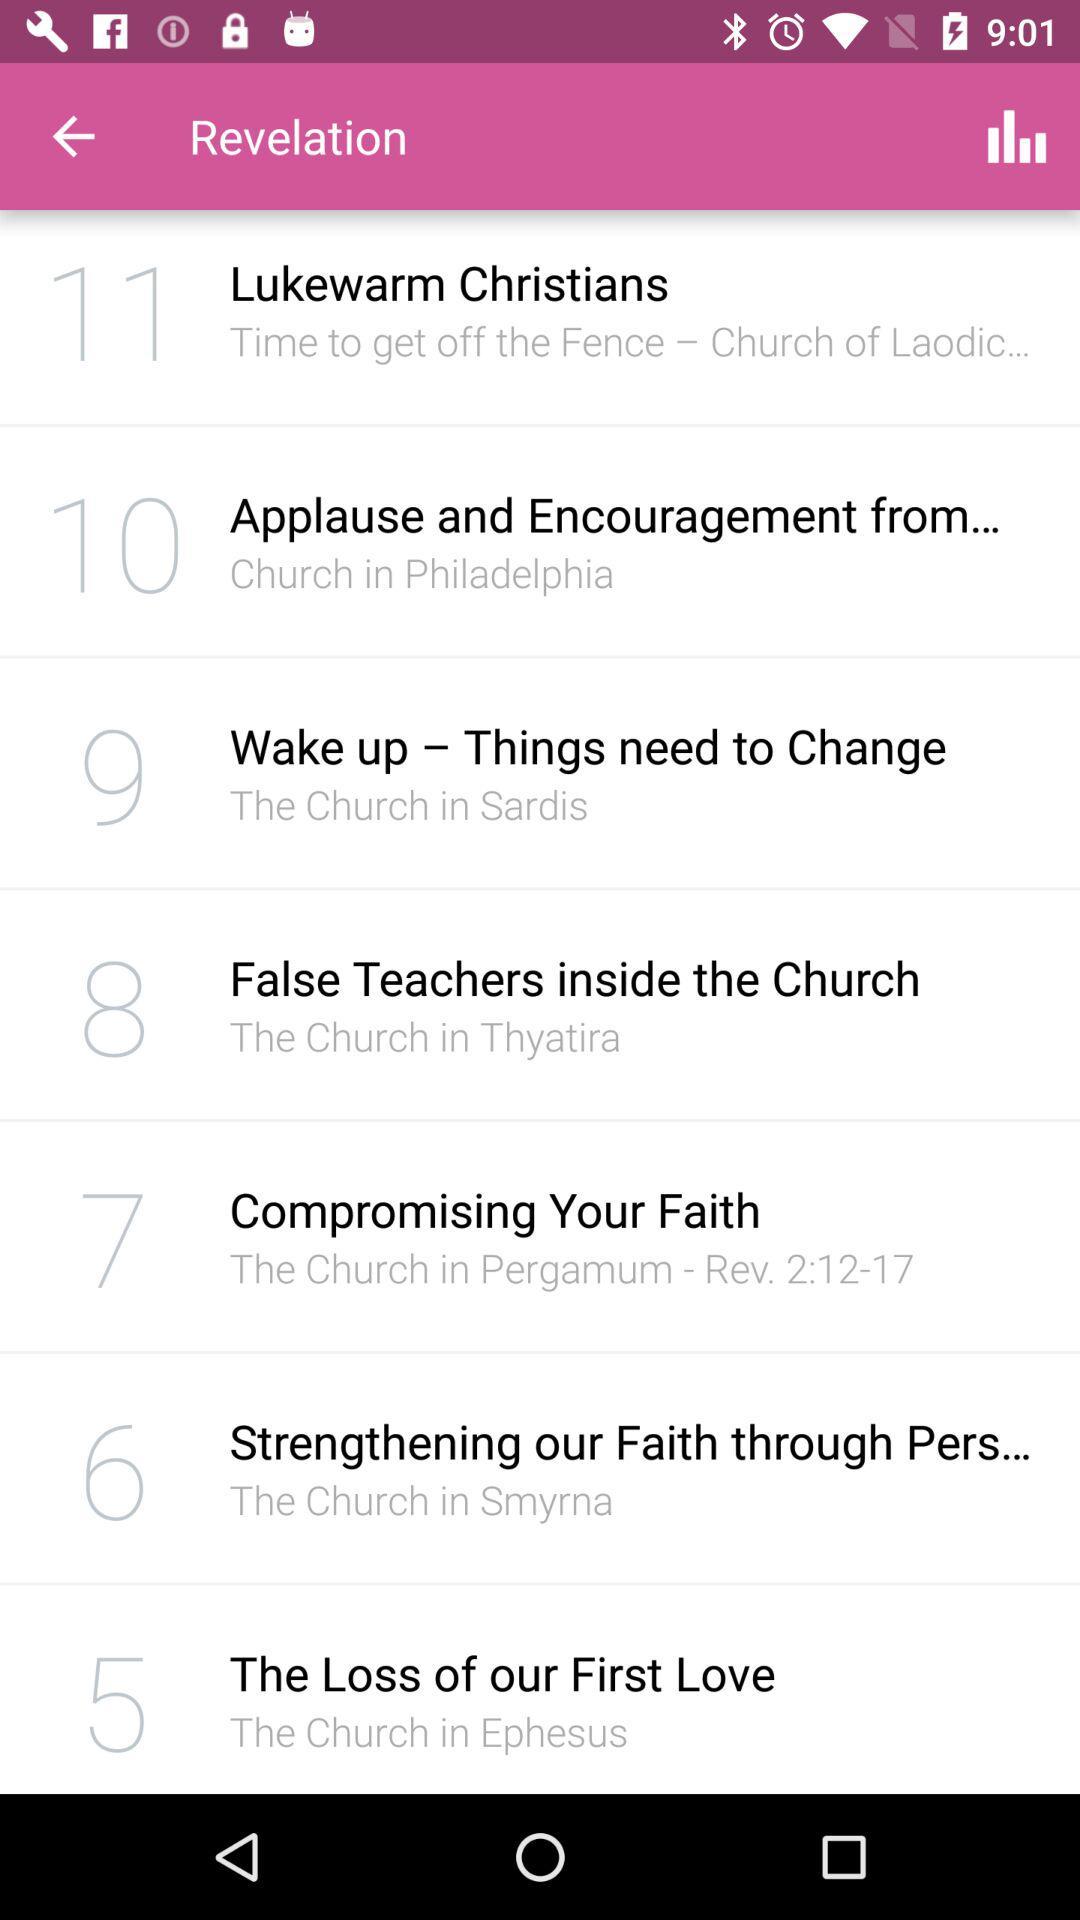 The width and height of the screenshot is (1080, 1920). What do you see at coordinates (633, 340) in the screenshot?
I see `item to the right of the 11 icon` at bounding box center [633, 340].